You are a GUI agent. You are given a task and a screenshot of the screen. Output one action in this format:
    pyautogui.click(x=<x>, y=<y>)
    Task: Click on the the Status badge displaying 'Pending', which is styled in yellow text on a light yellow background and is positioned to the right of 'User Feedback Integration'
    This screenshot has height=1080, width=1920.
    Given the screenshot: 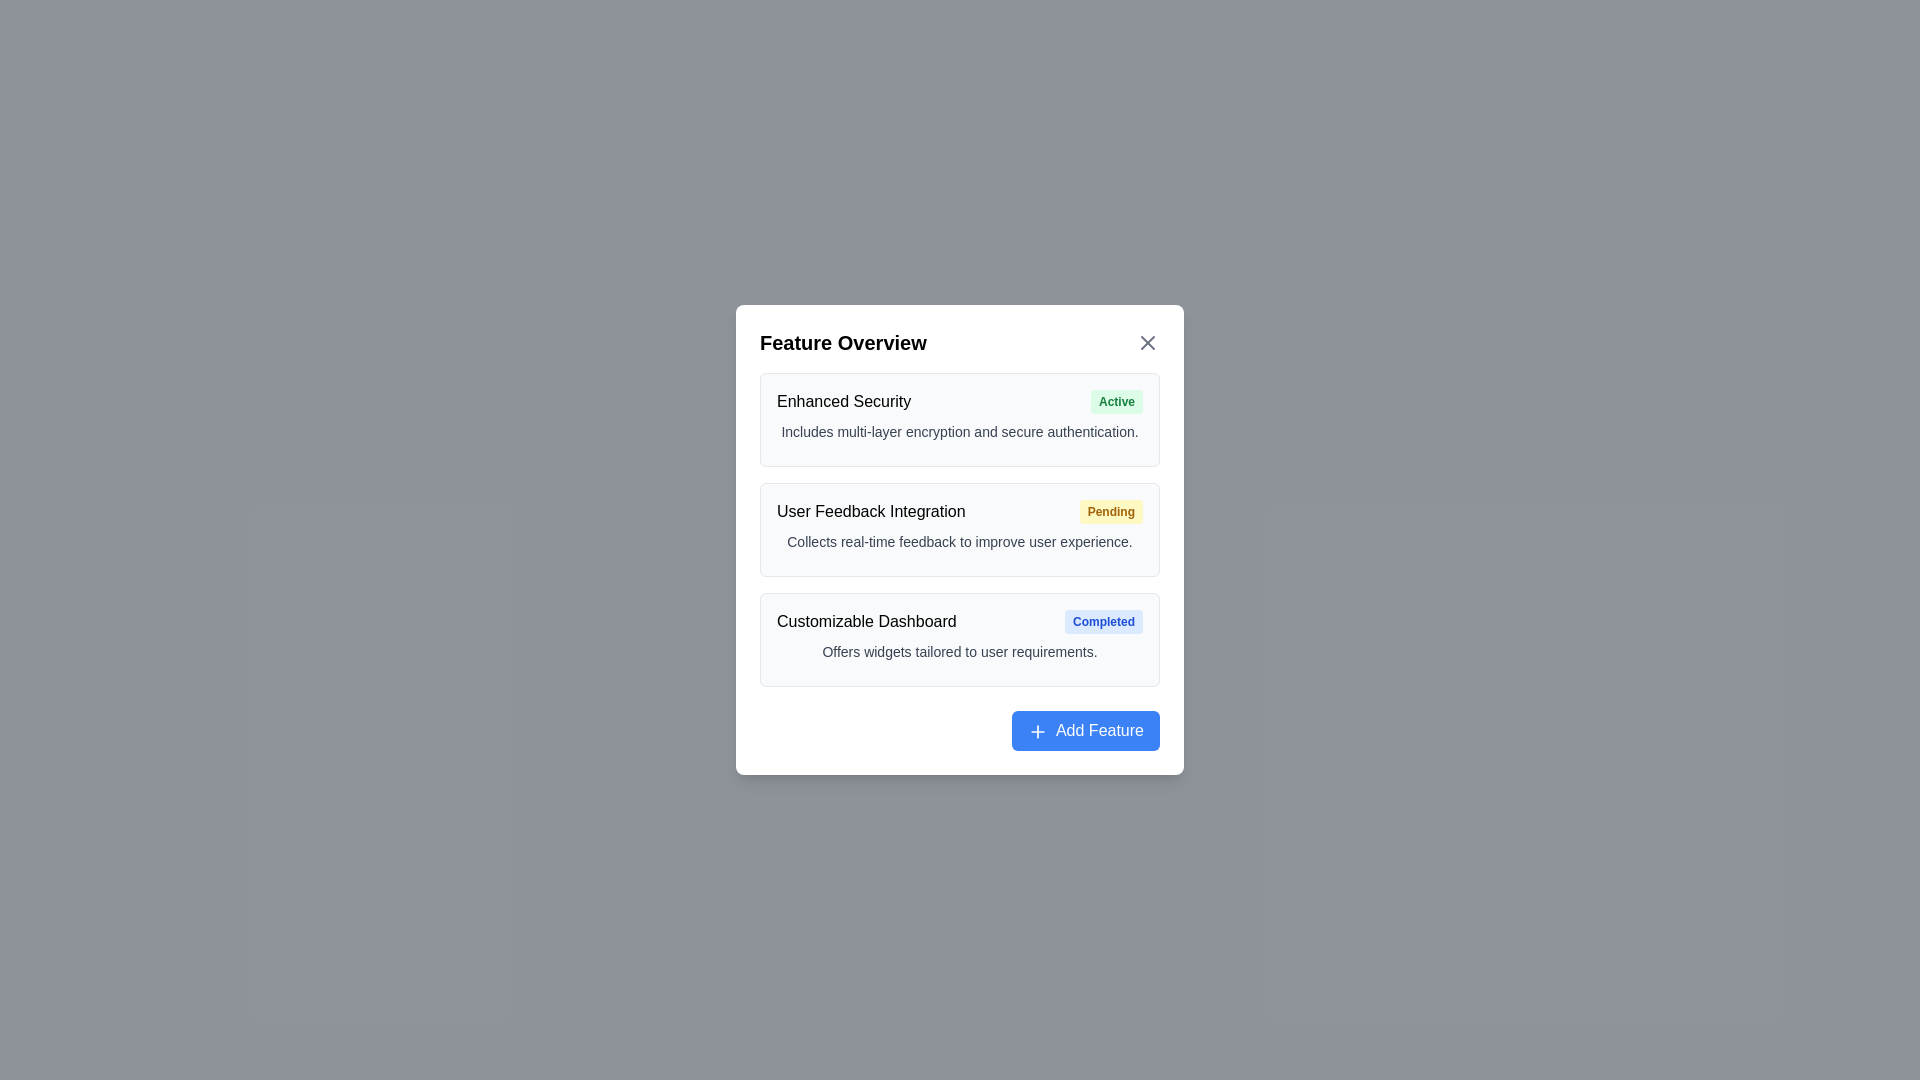 What is the action you would take?
    pyautogui.click(x=1110, y=511)
    